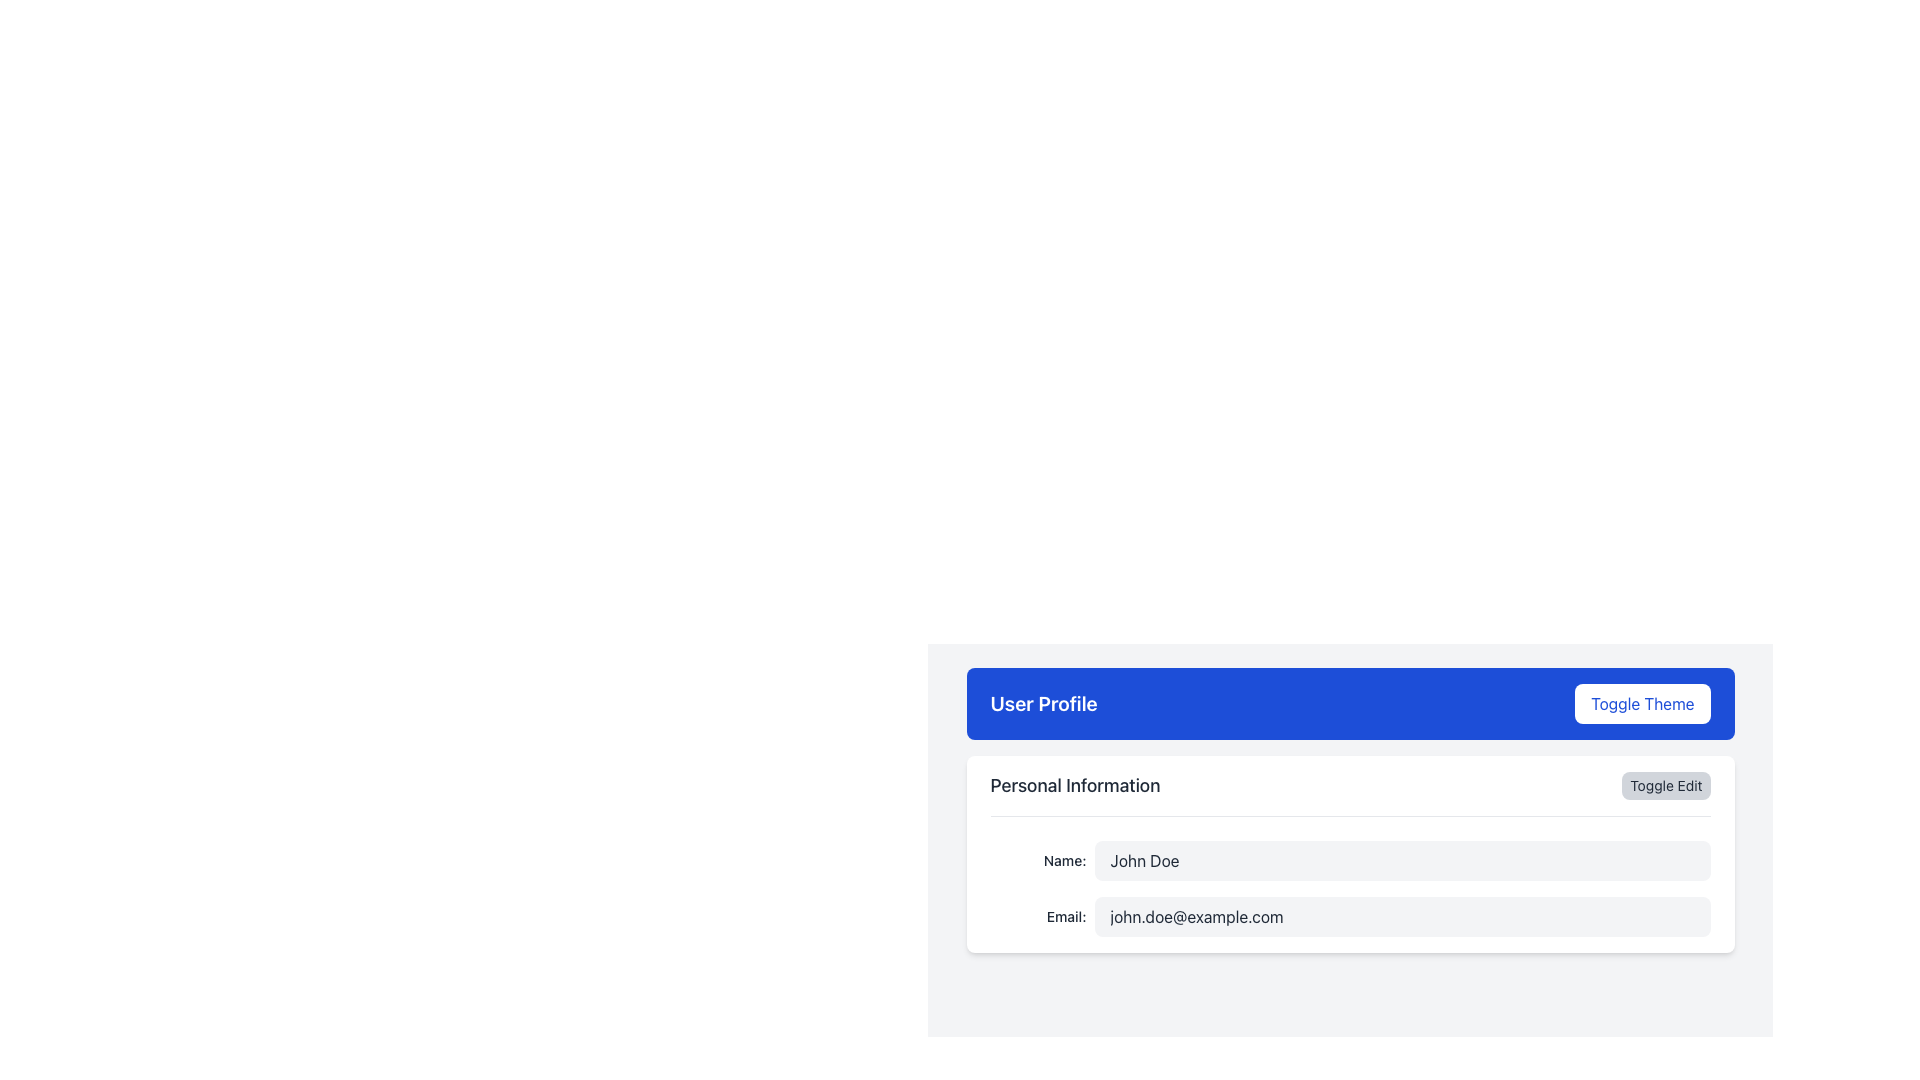 Image resolution: width=1920 pixels, height=1080 pixels. Describe the element at coordinates (1043, 703) in the screenshot. I see `the 'User Profile' text label which serves as a header in the blue rectangular bar, located in the top-left corner` at that location.